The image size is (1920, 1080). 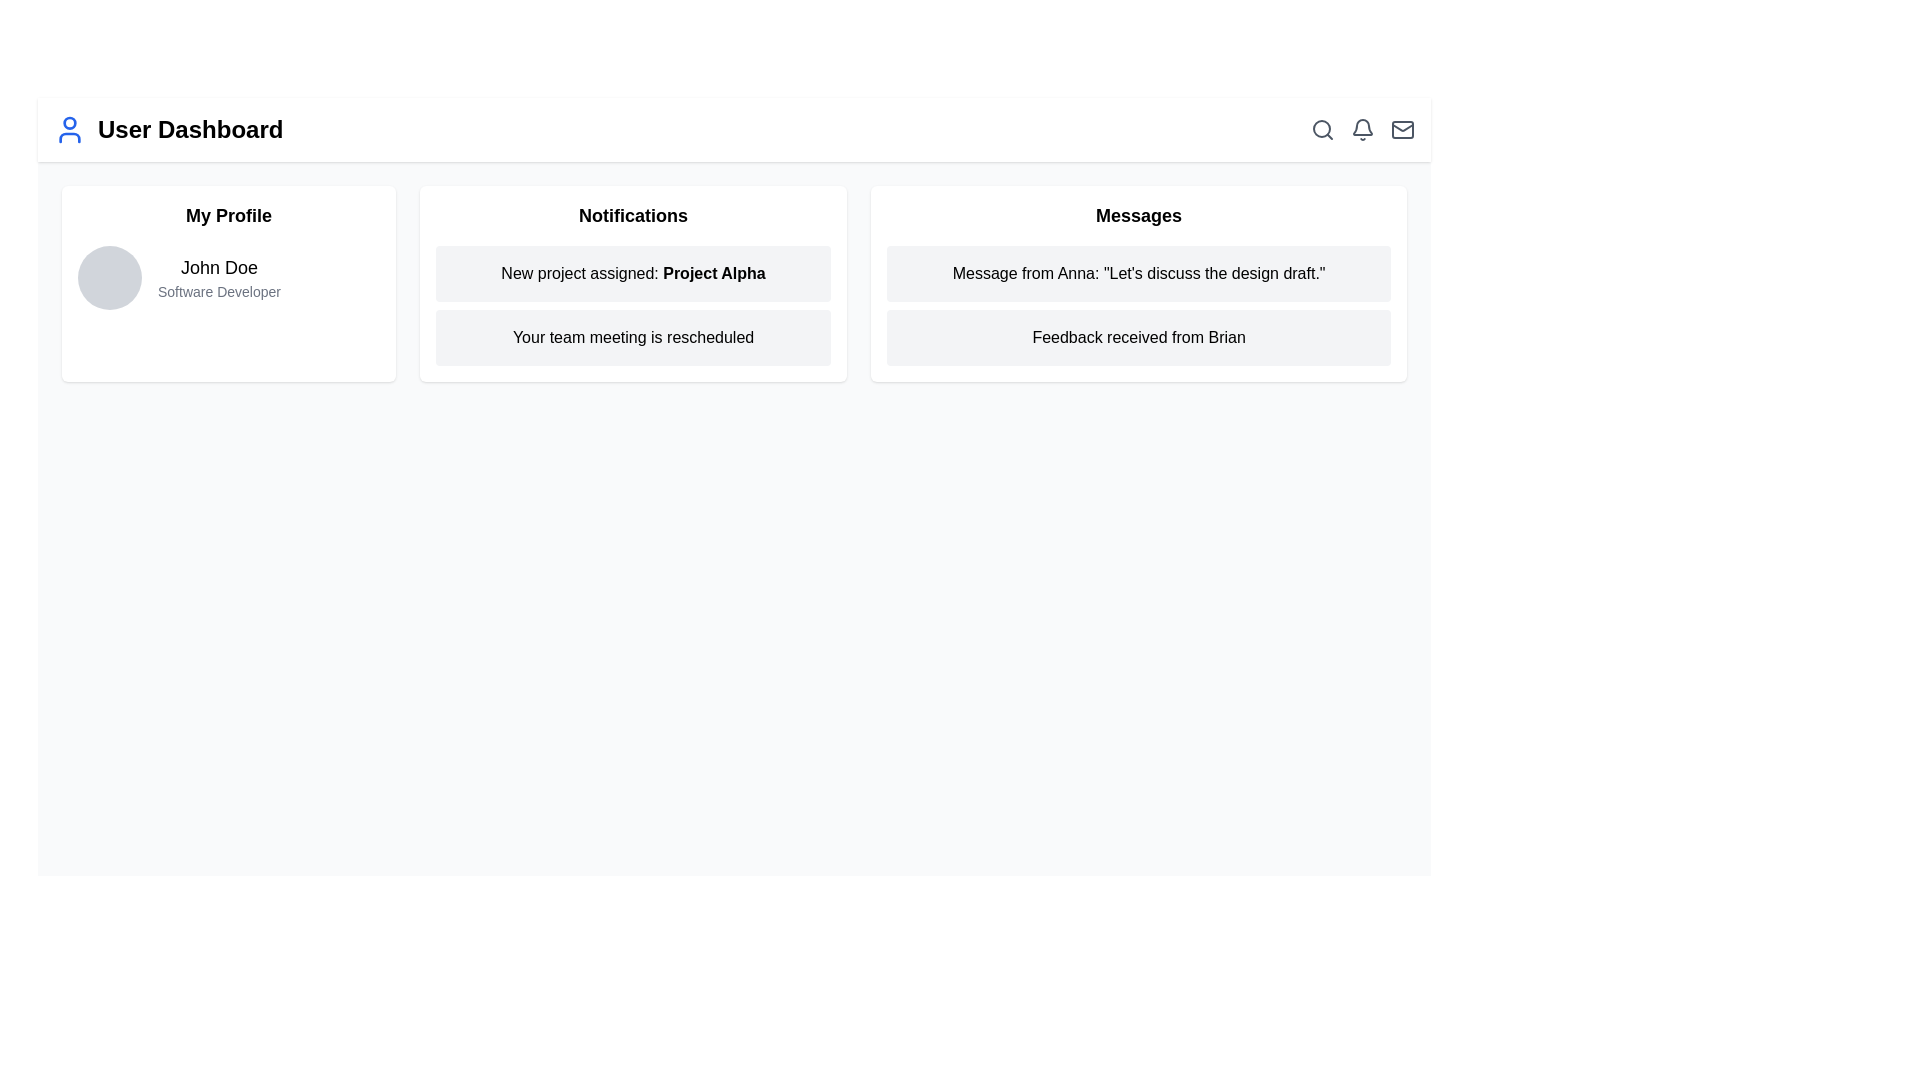 What do you see at coordinates (219, 292) in the screenshot?
I see `the label displaying the user's professional role or title, which is located centrally within the 'My Profile' section, directly below 'John Doe'` at bounding box center [219, 292].